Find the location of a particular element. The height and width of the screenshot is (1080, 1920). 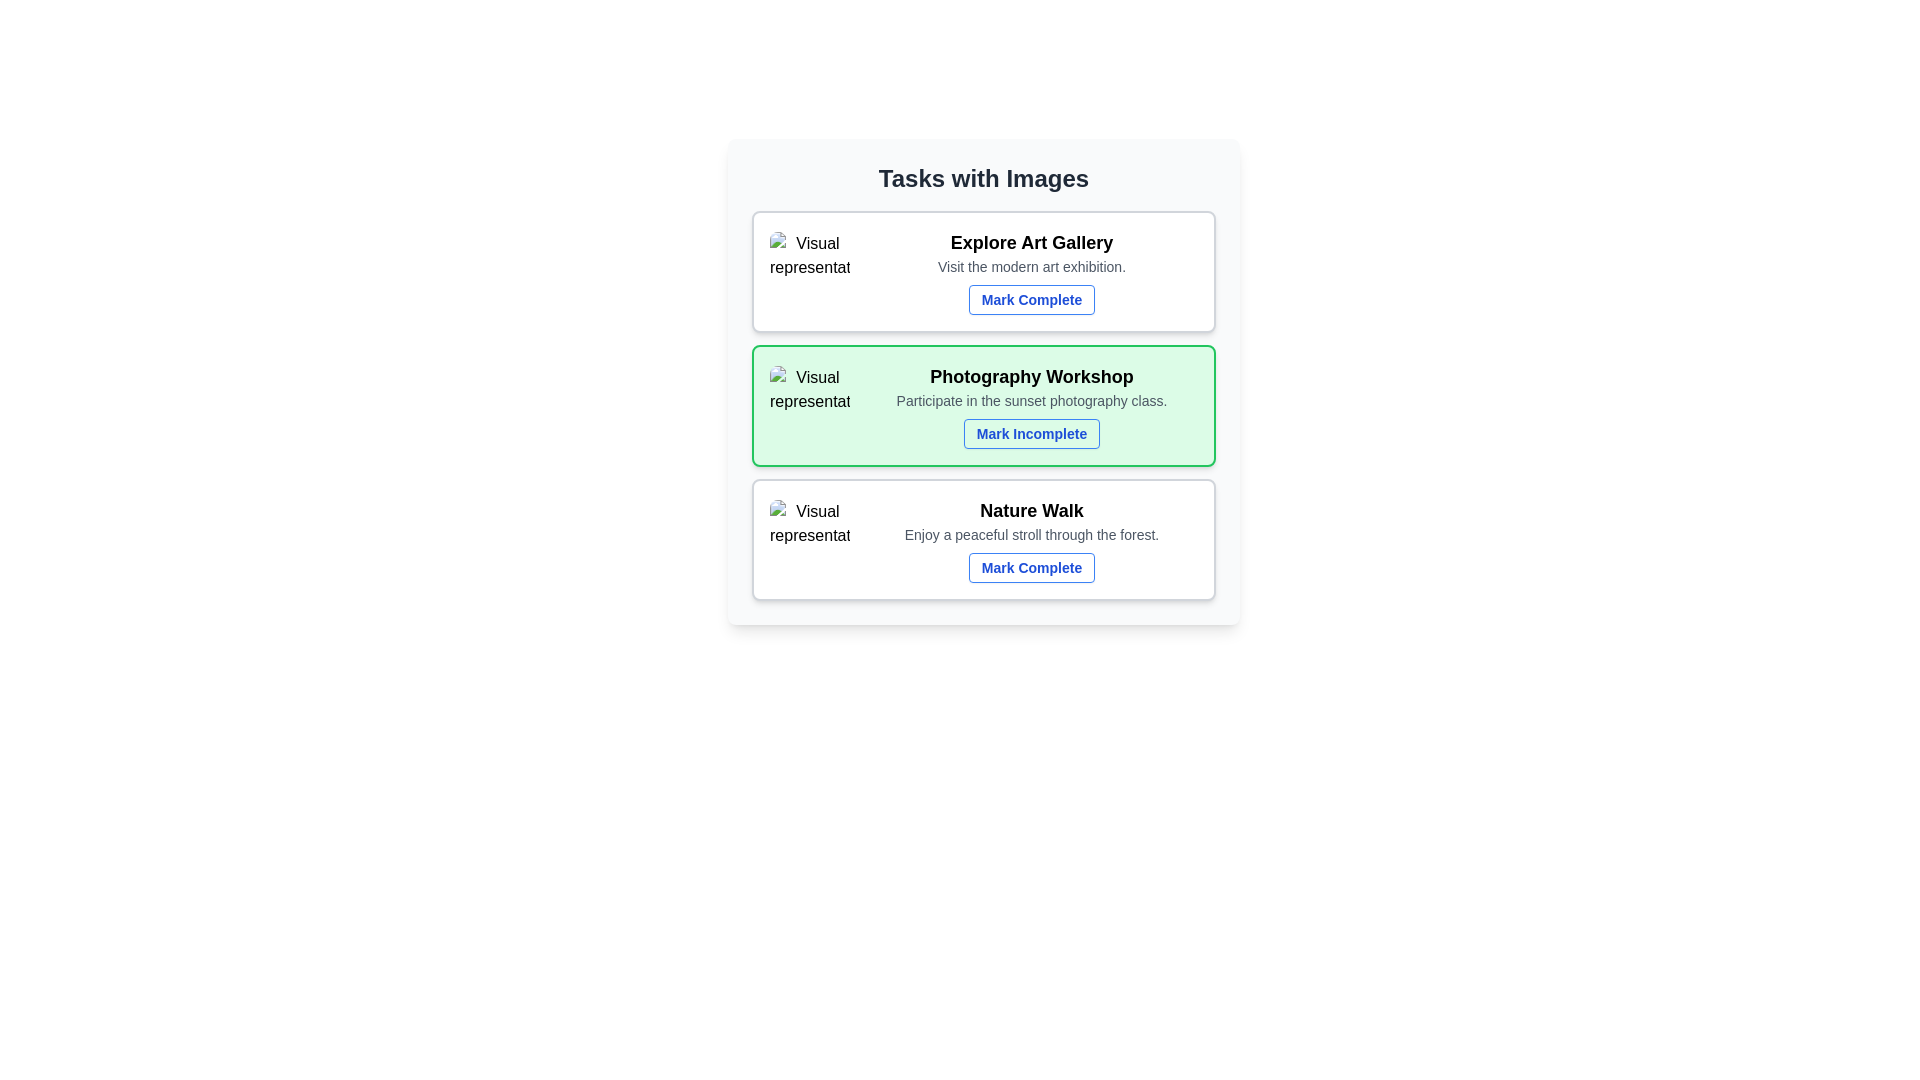

the 'Explore Art Gallery' button to toggle its completion status is located at coordinates (1032, 300).